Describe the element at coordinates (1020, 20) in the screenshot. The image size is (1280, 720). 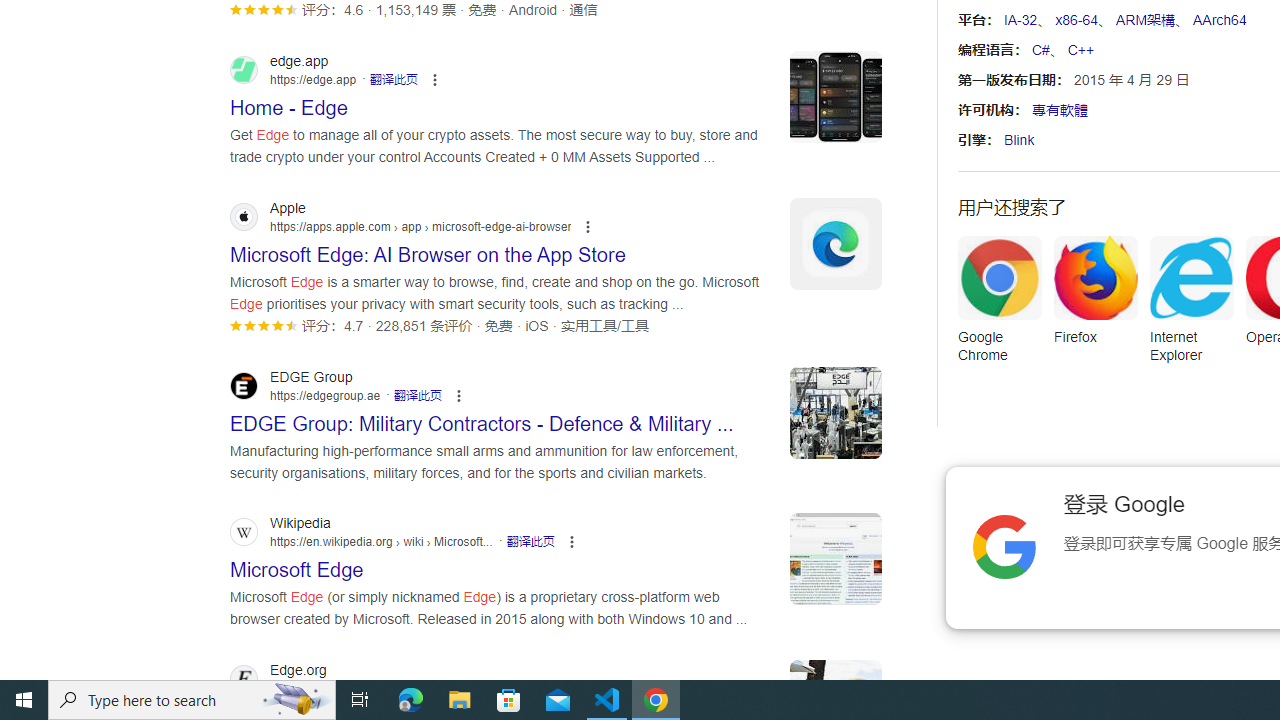
I see `'IA-32'` at that location.